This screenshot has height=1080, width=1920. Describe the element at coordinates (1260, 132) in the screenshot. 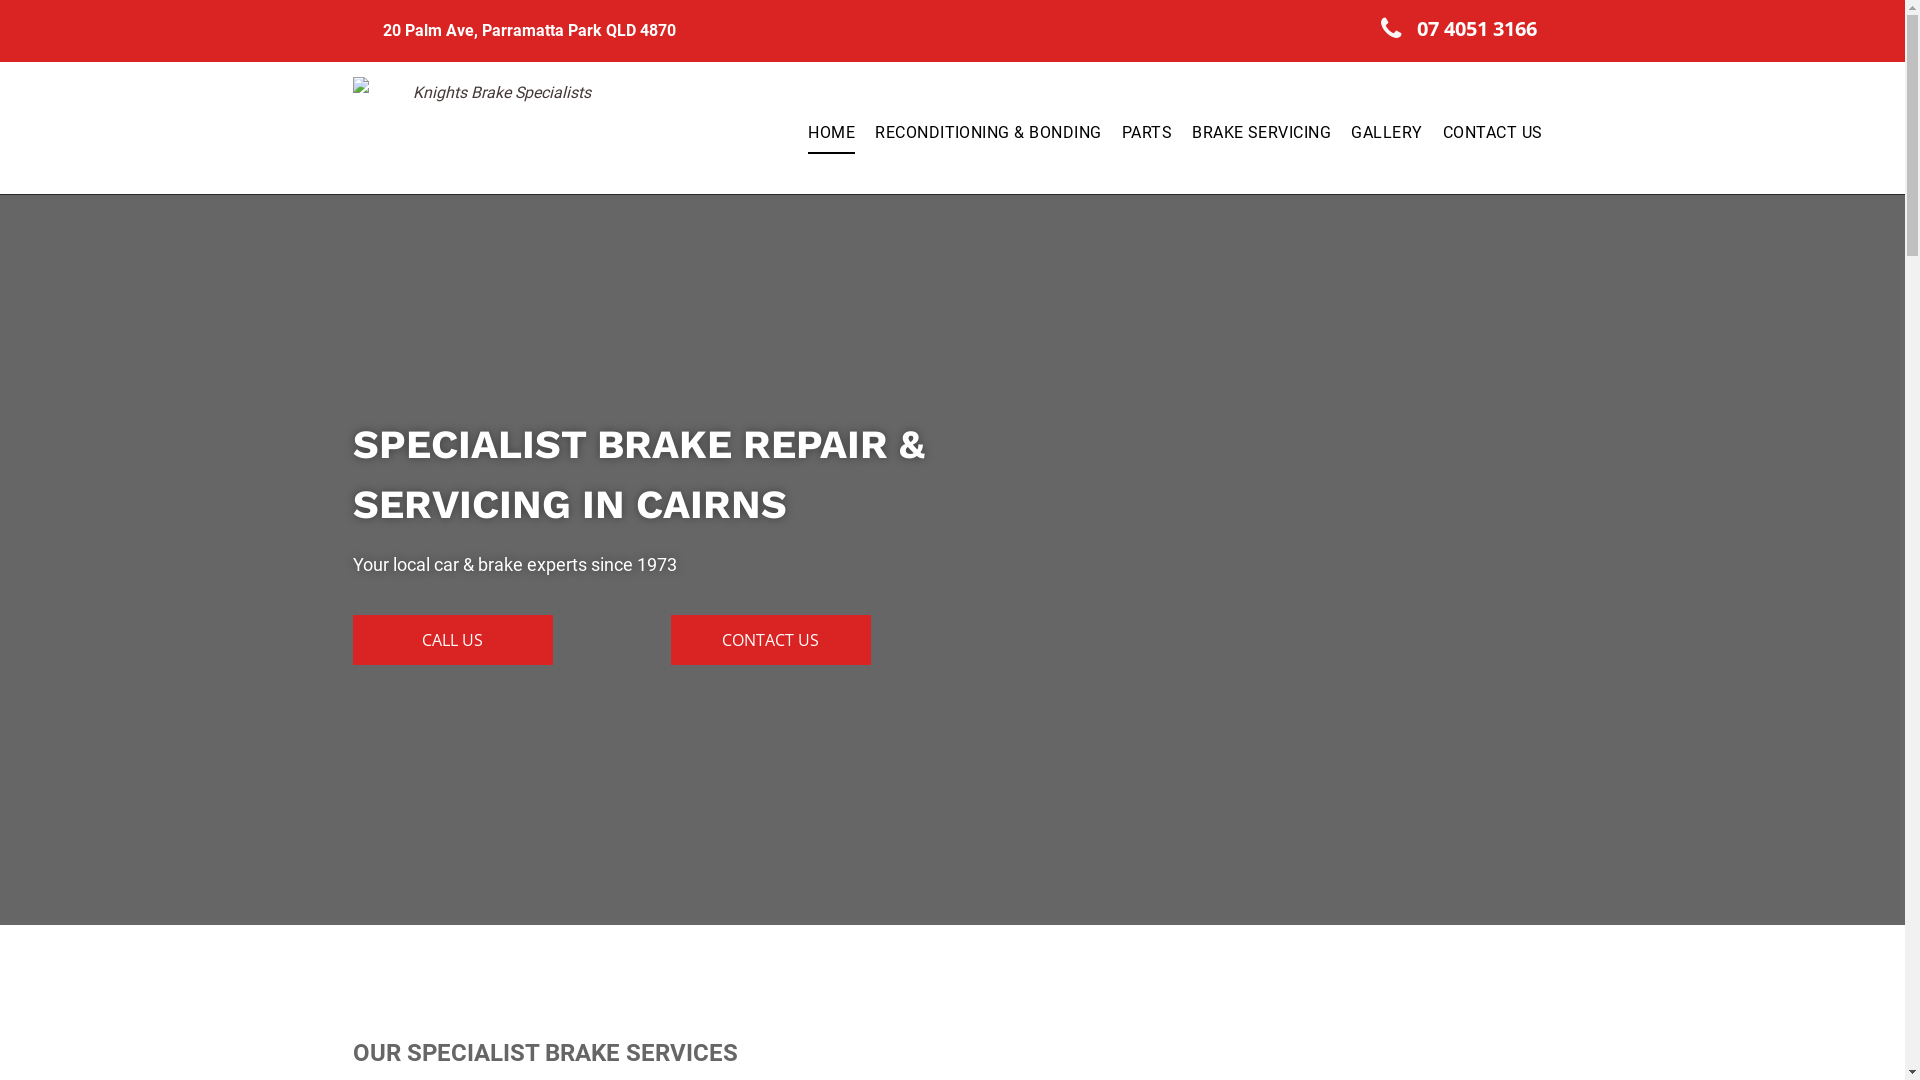

I see `'BRAKE SERVICING'` at that location.